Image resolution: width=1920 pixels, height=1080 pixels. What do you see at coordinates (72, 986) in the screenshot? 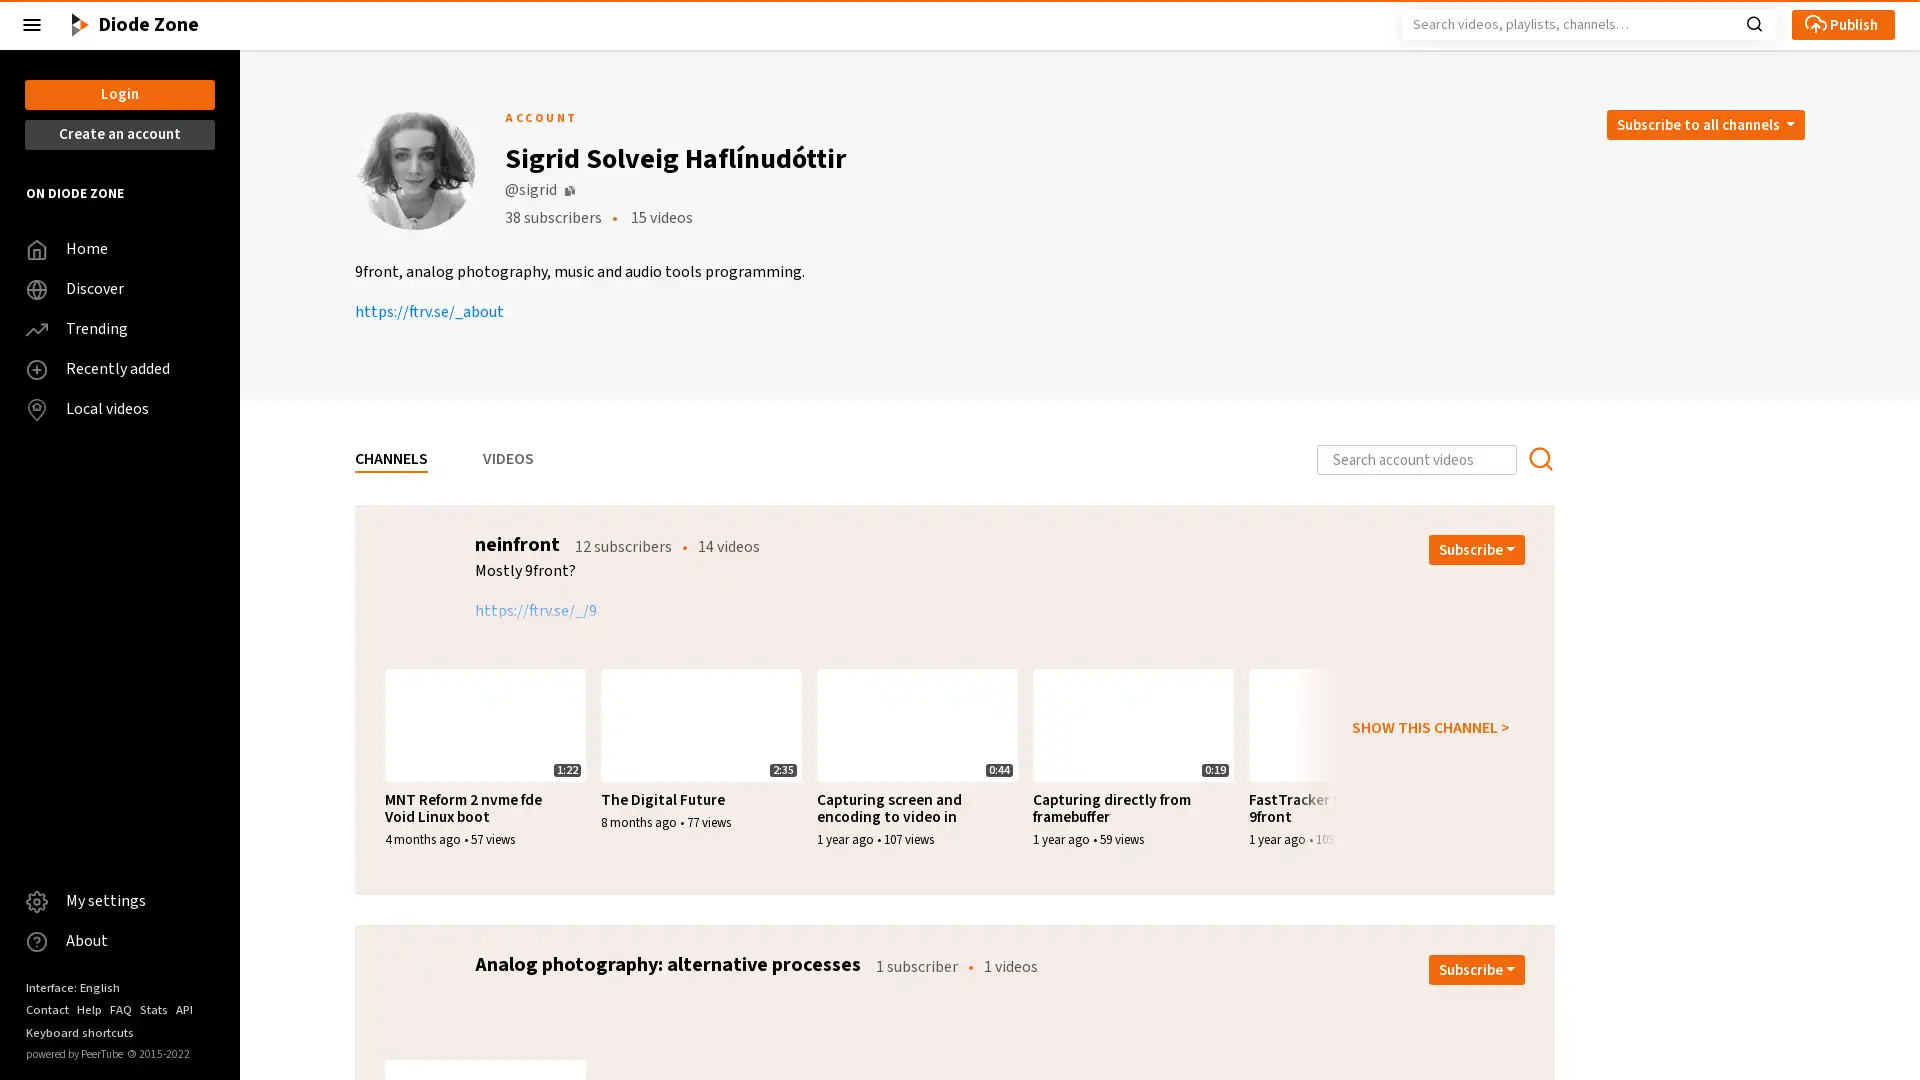
I see `Interface: English` at bounding box center [72, 986].